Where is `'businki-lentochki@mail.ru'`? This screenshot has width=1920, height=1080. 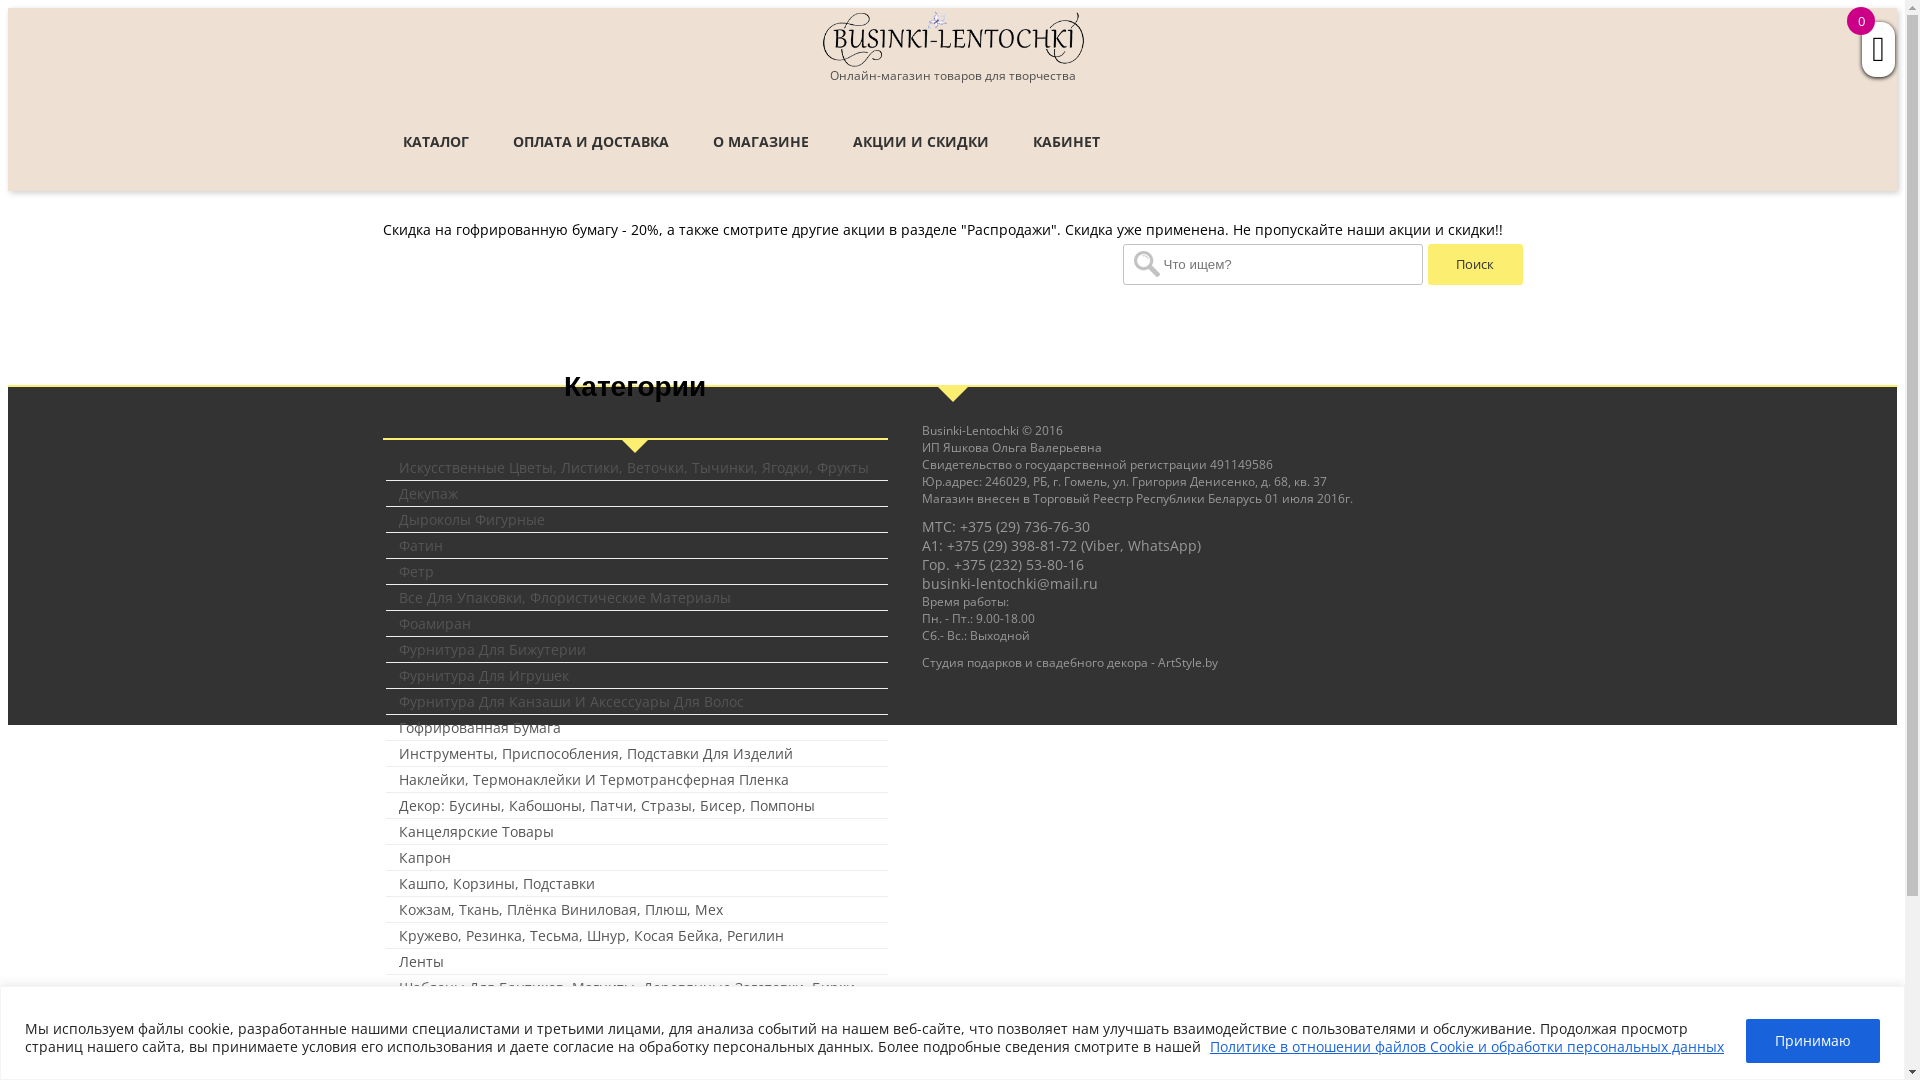 'businki-lentochki@mail.ru' is located at coordinates (920, 583).